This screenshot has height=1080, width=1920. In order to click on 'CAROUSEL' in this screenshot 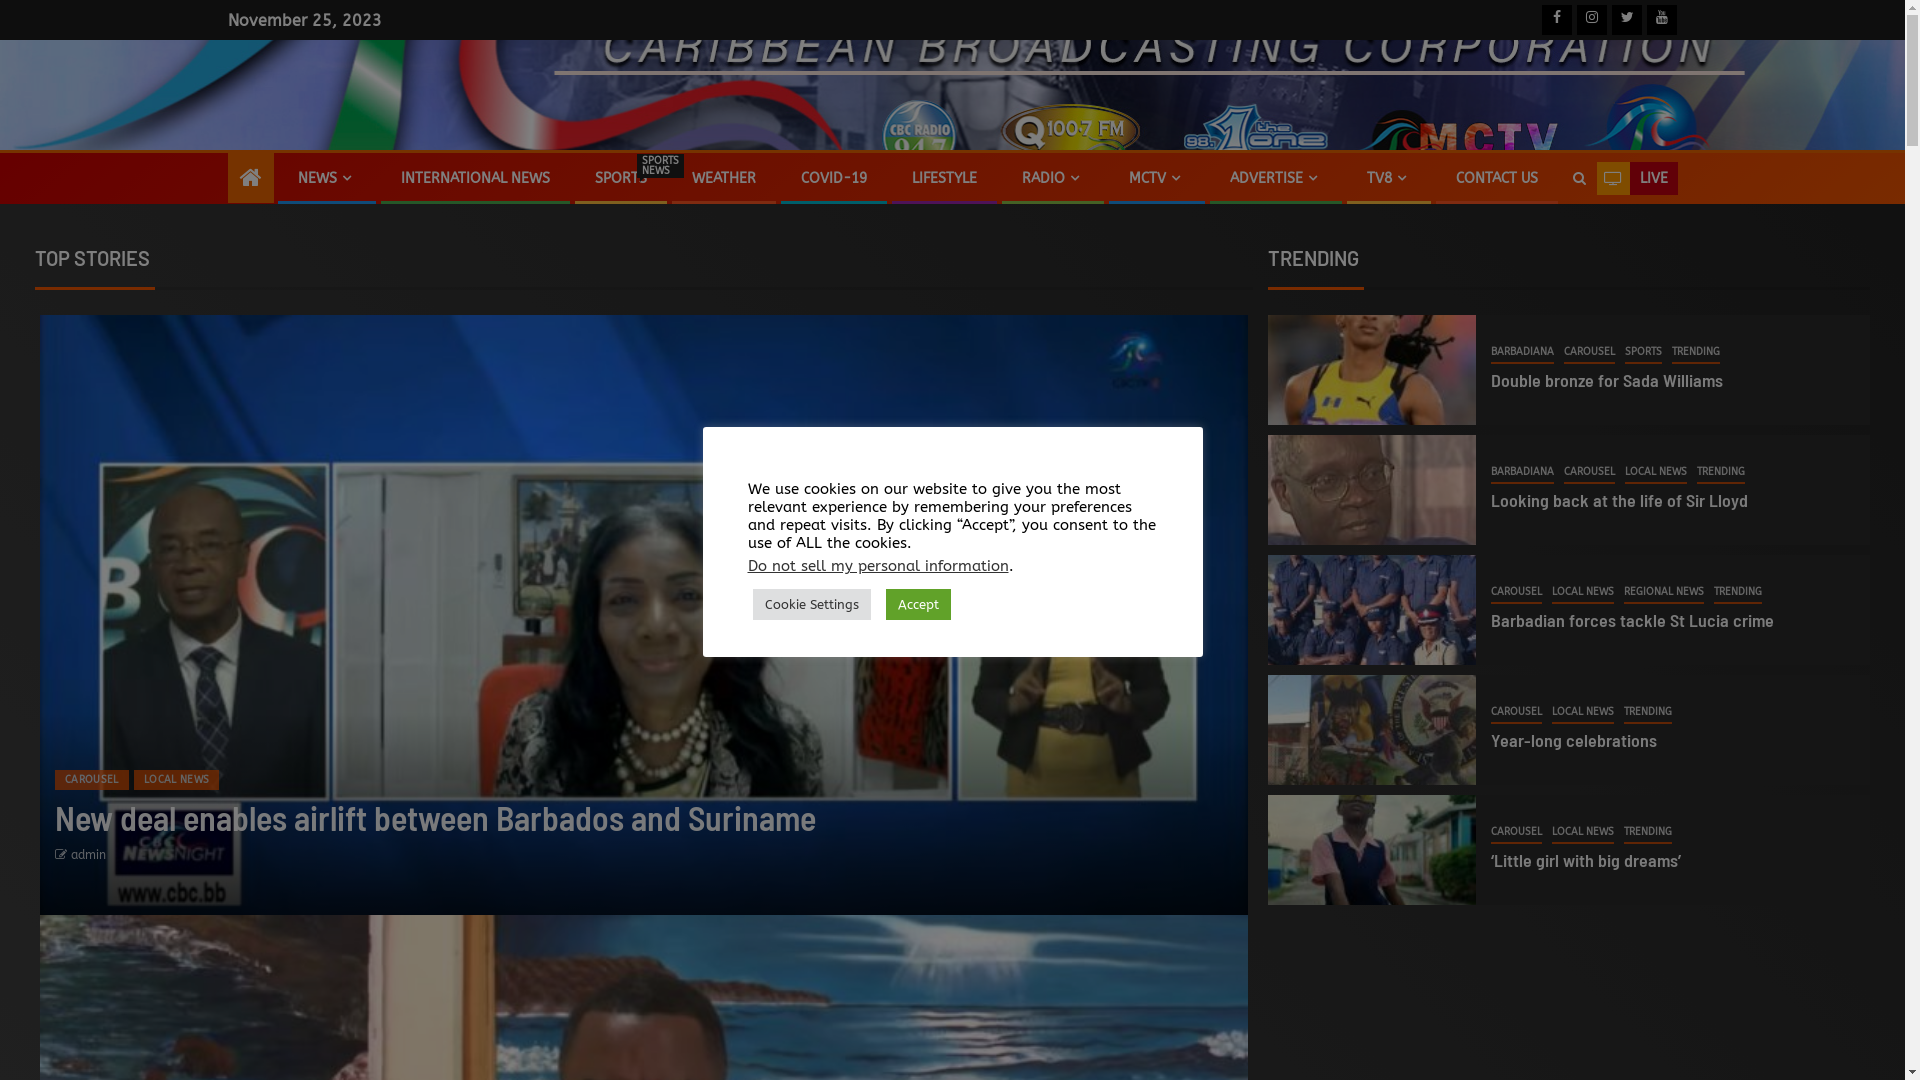, I will do `click(1516, 833)`.